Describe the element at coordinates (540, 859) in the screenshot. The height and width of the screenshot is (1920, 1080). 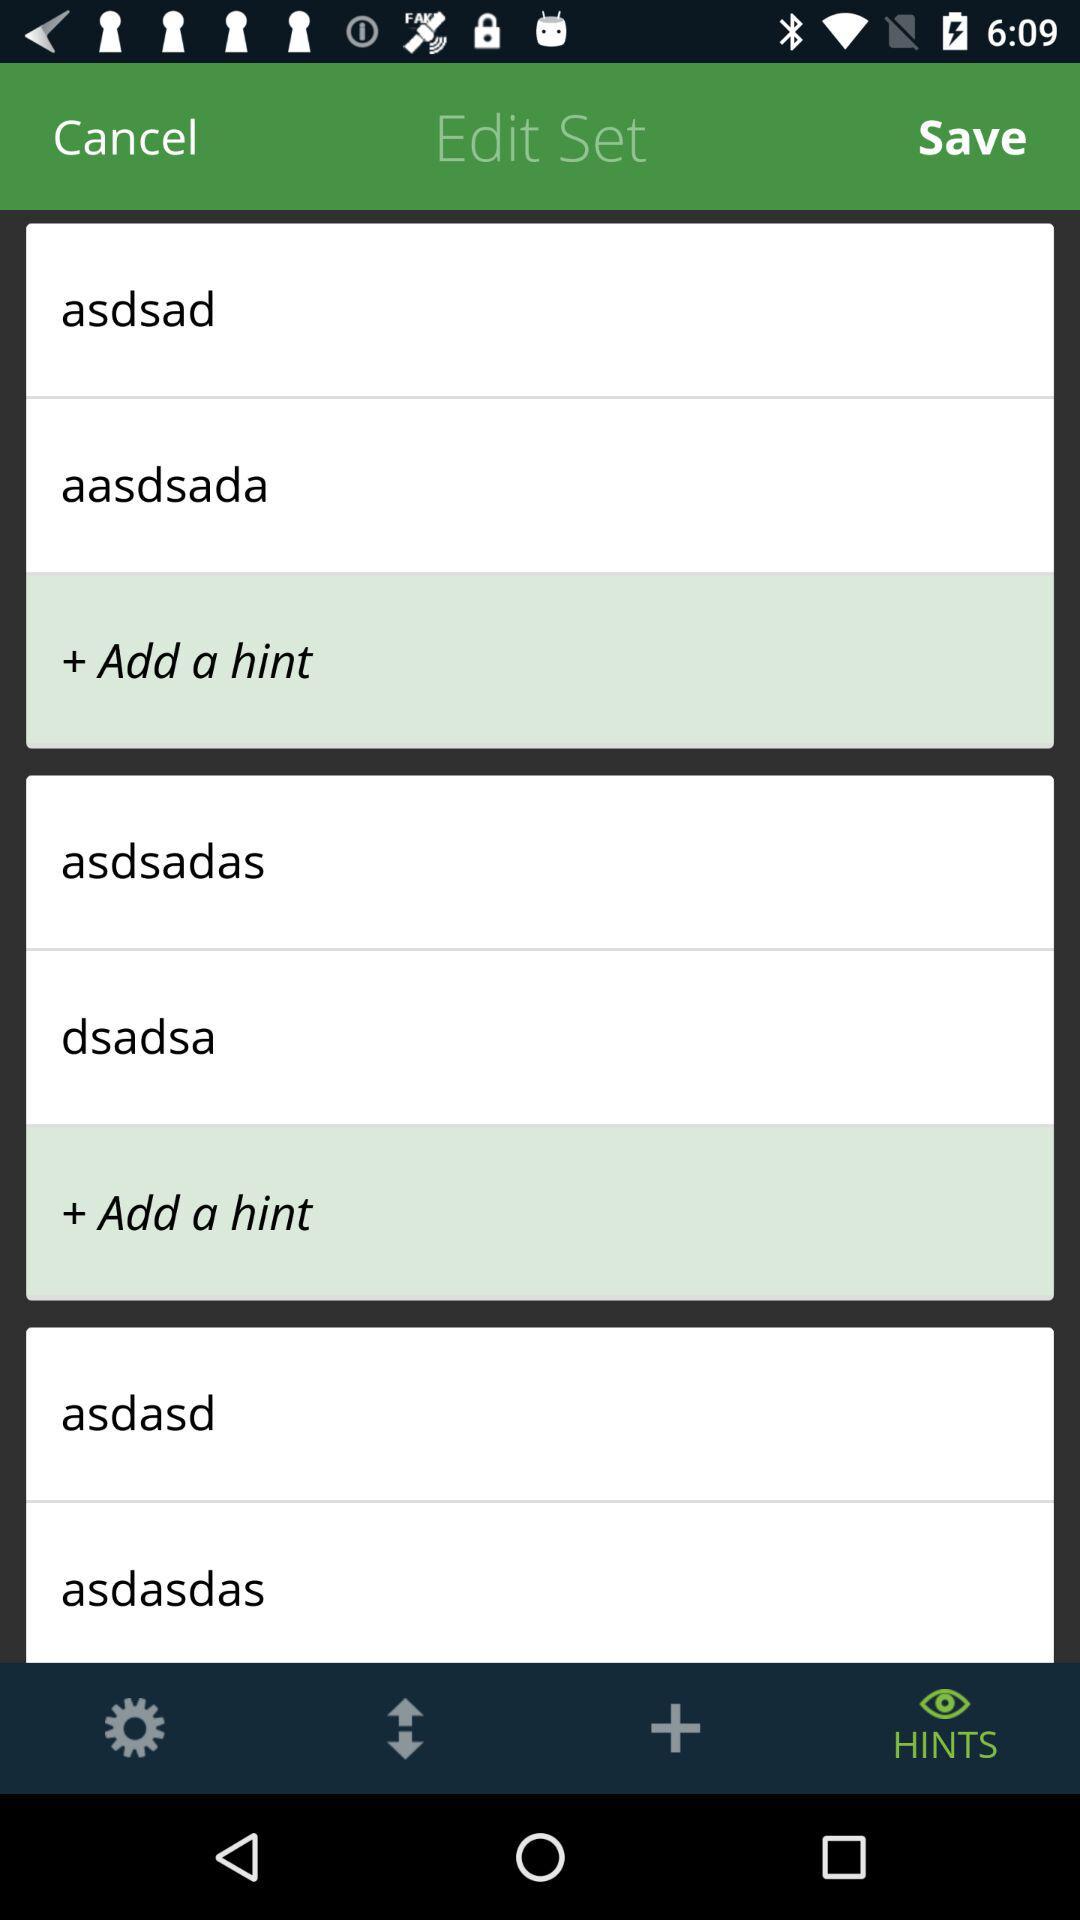
I see `asdsadas icon` at that location.